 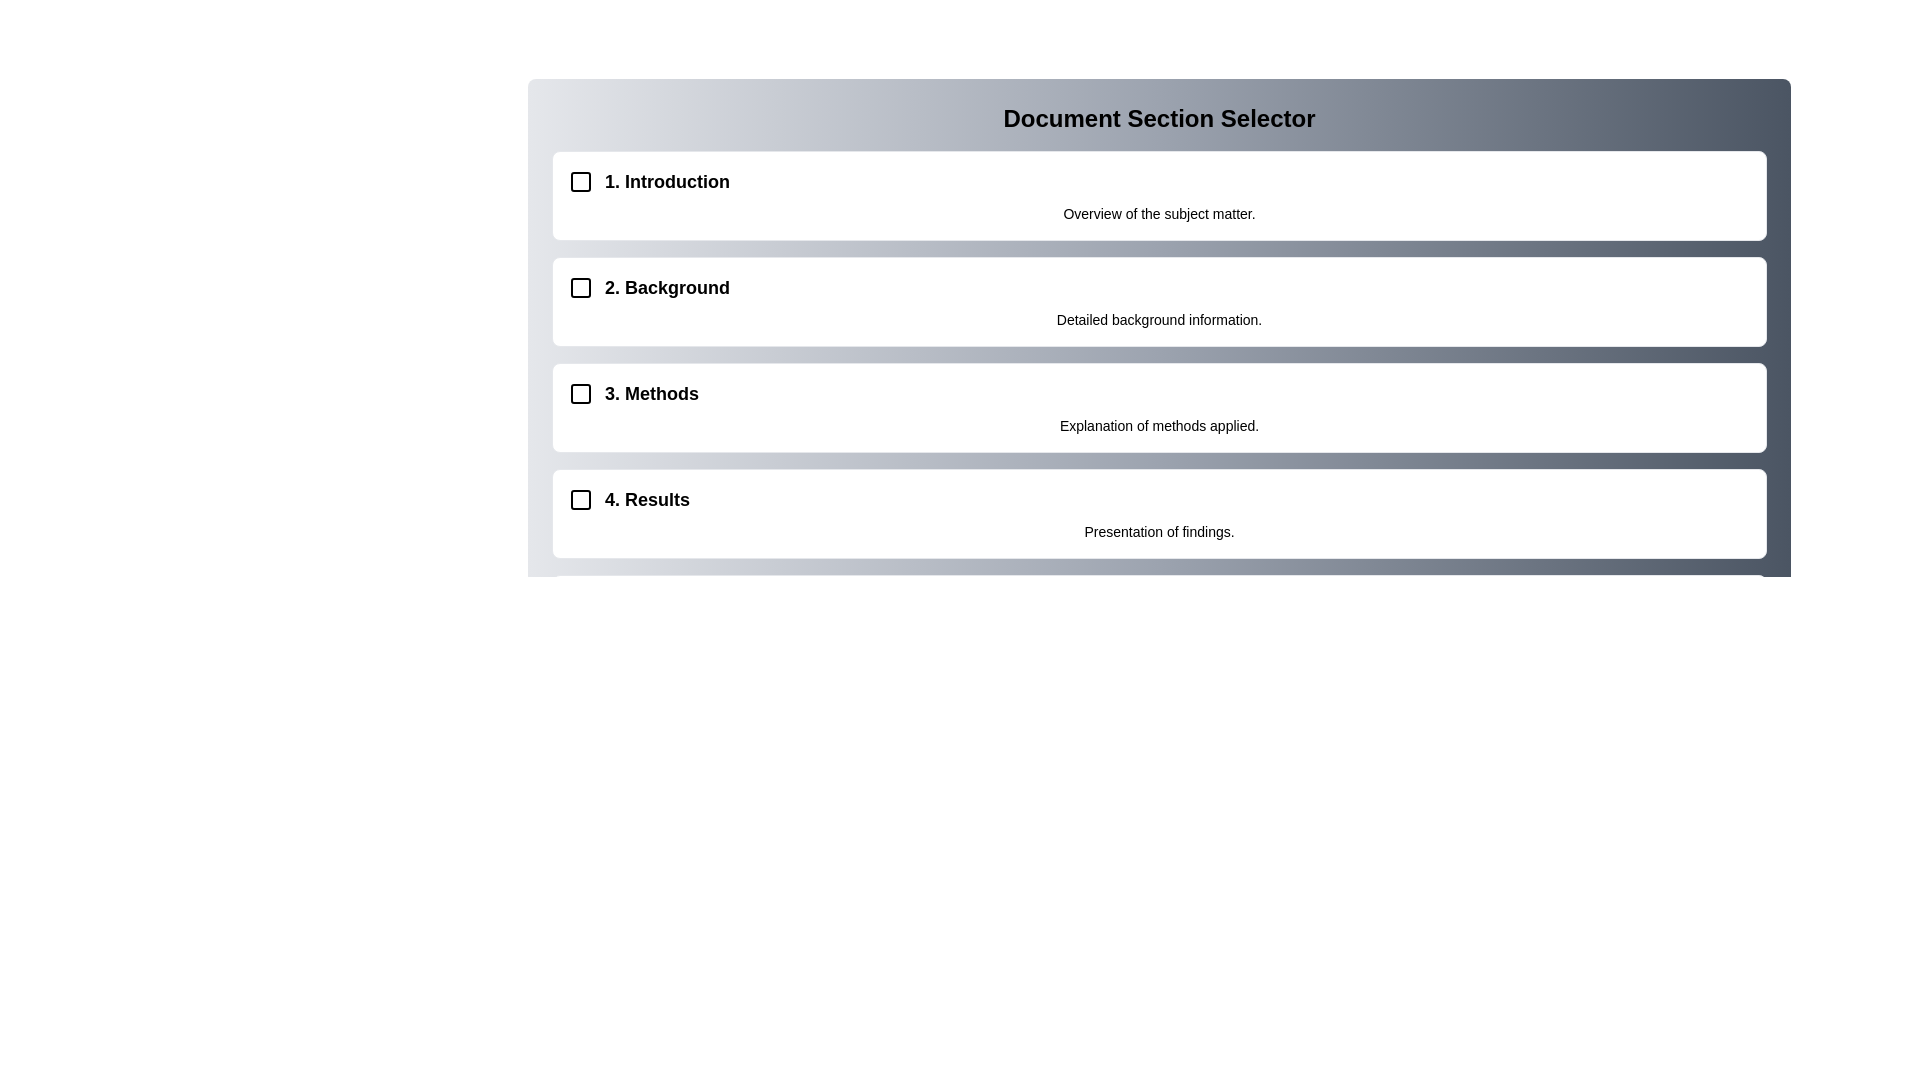 What do you see at coordinates (1159, 407) in the screenshot?
I see `the section card labeled 'Methods' to view its content` at bounding box center [1159, 407].